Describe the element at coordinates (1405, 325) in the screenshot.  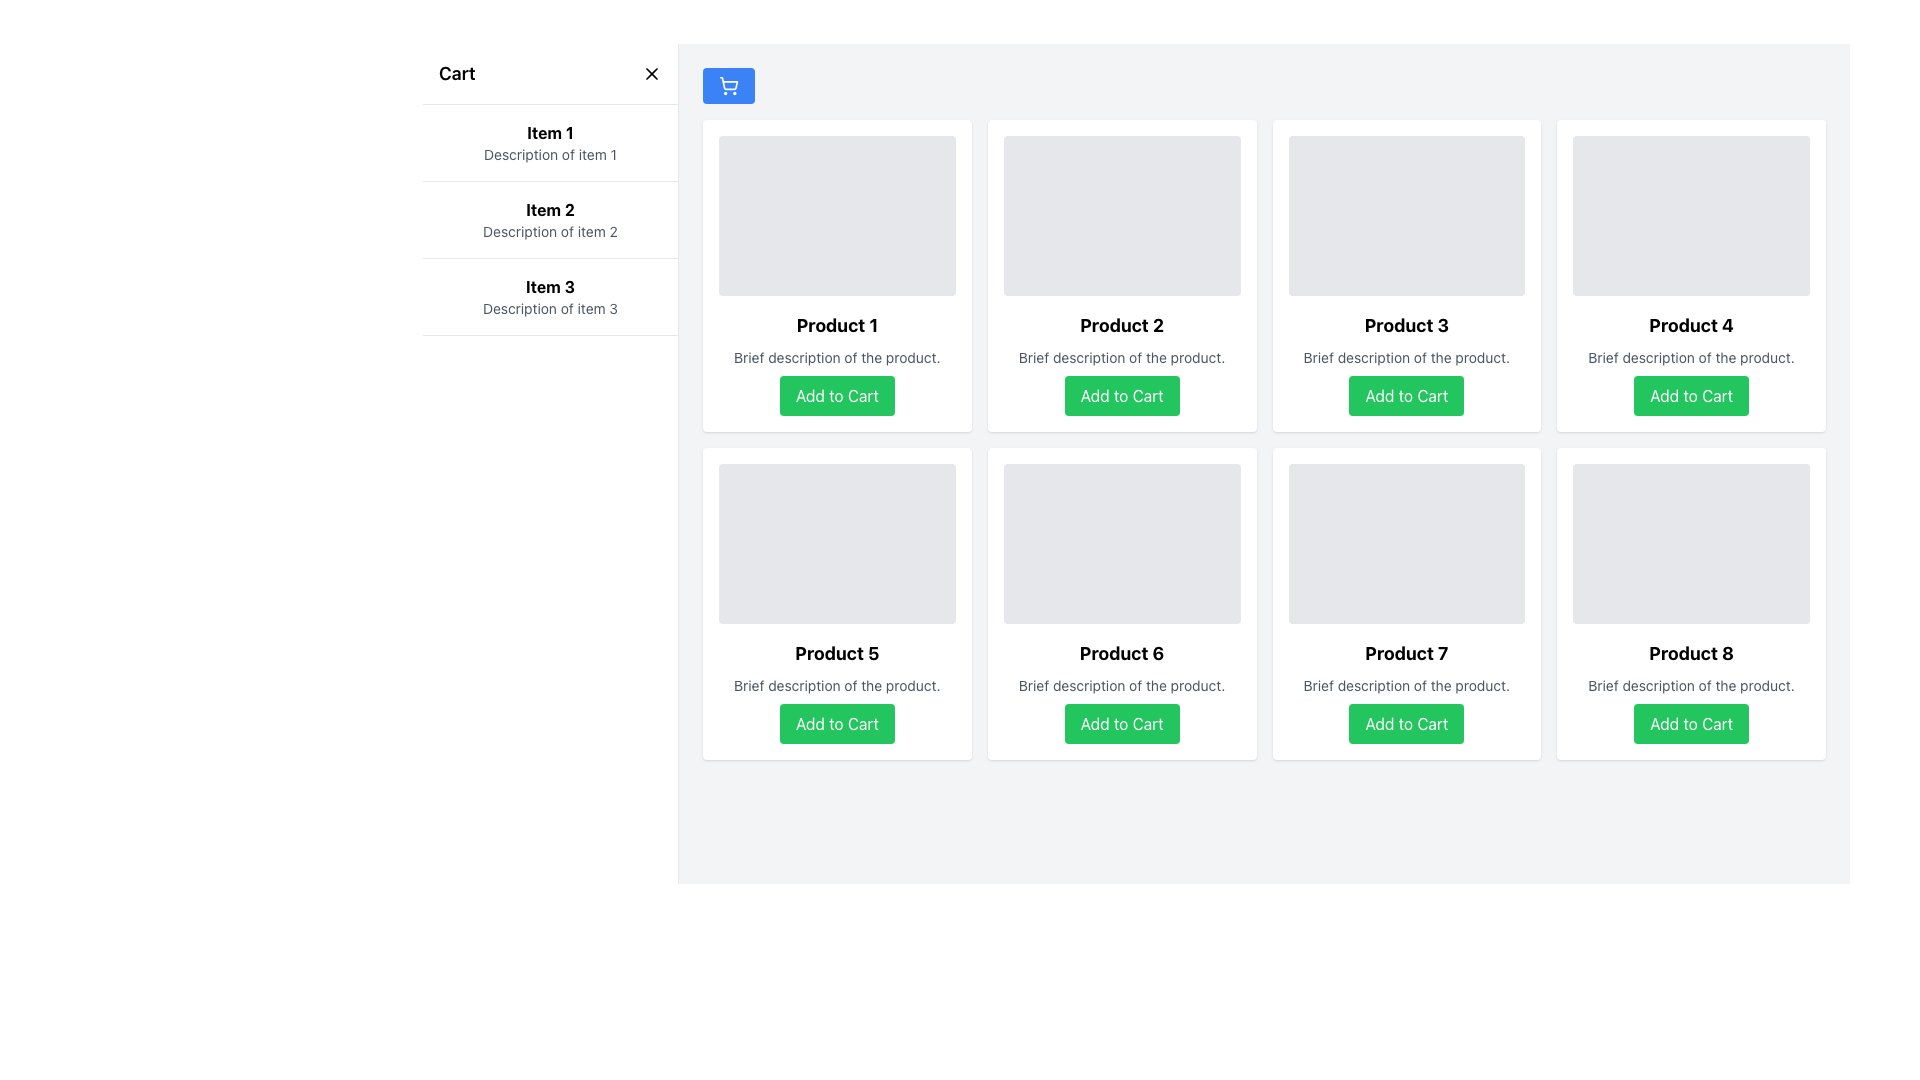
I see `the bold, black text label that reads 'Product 3', which is prominently displayed as a title within a white, rounded rectangle card in the interface` at that location.